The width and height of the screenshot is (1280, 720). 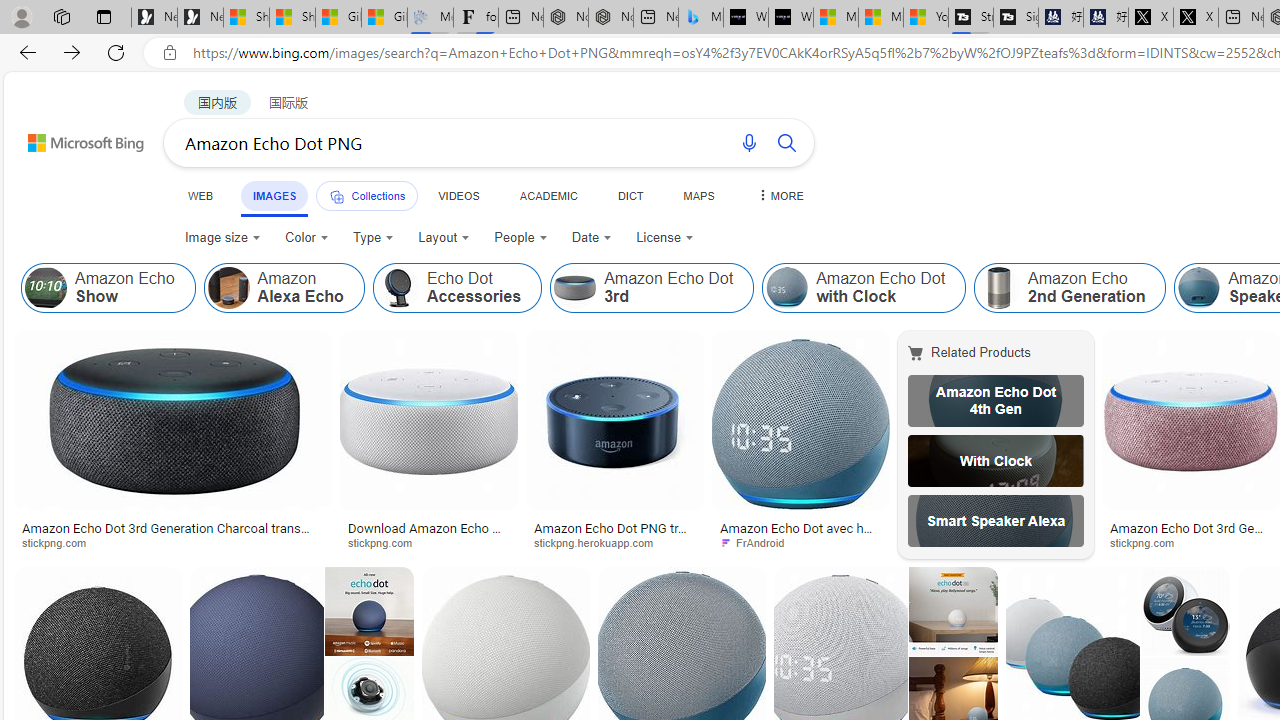 I want to click on 'Date', so click(x=591, y=236).